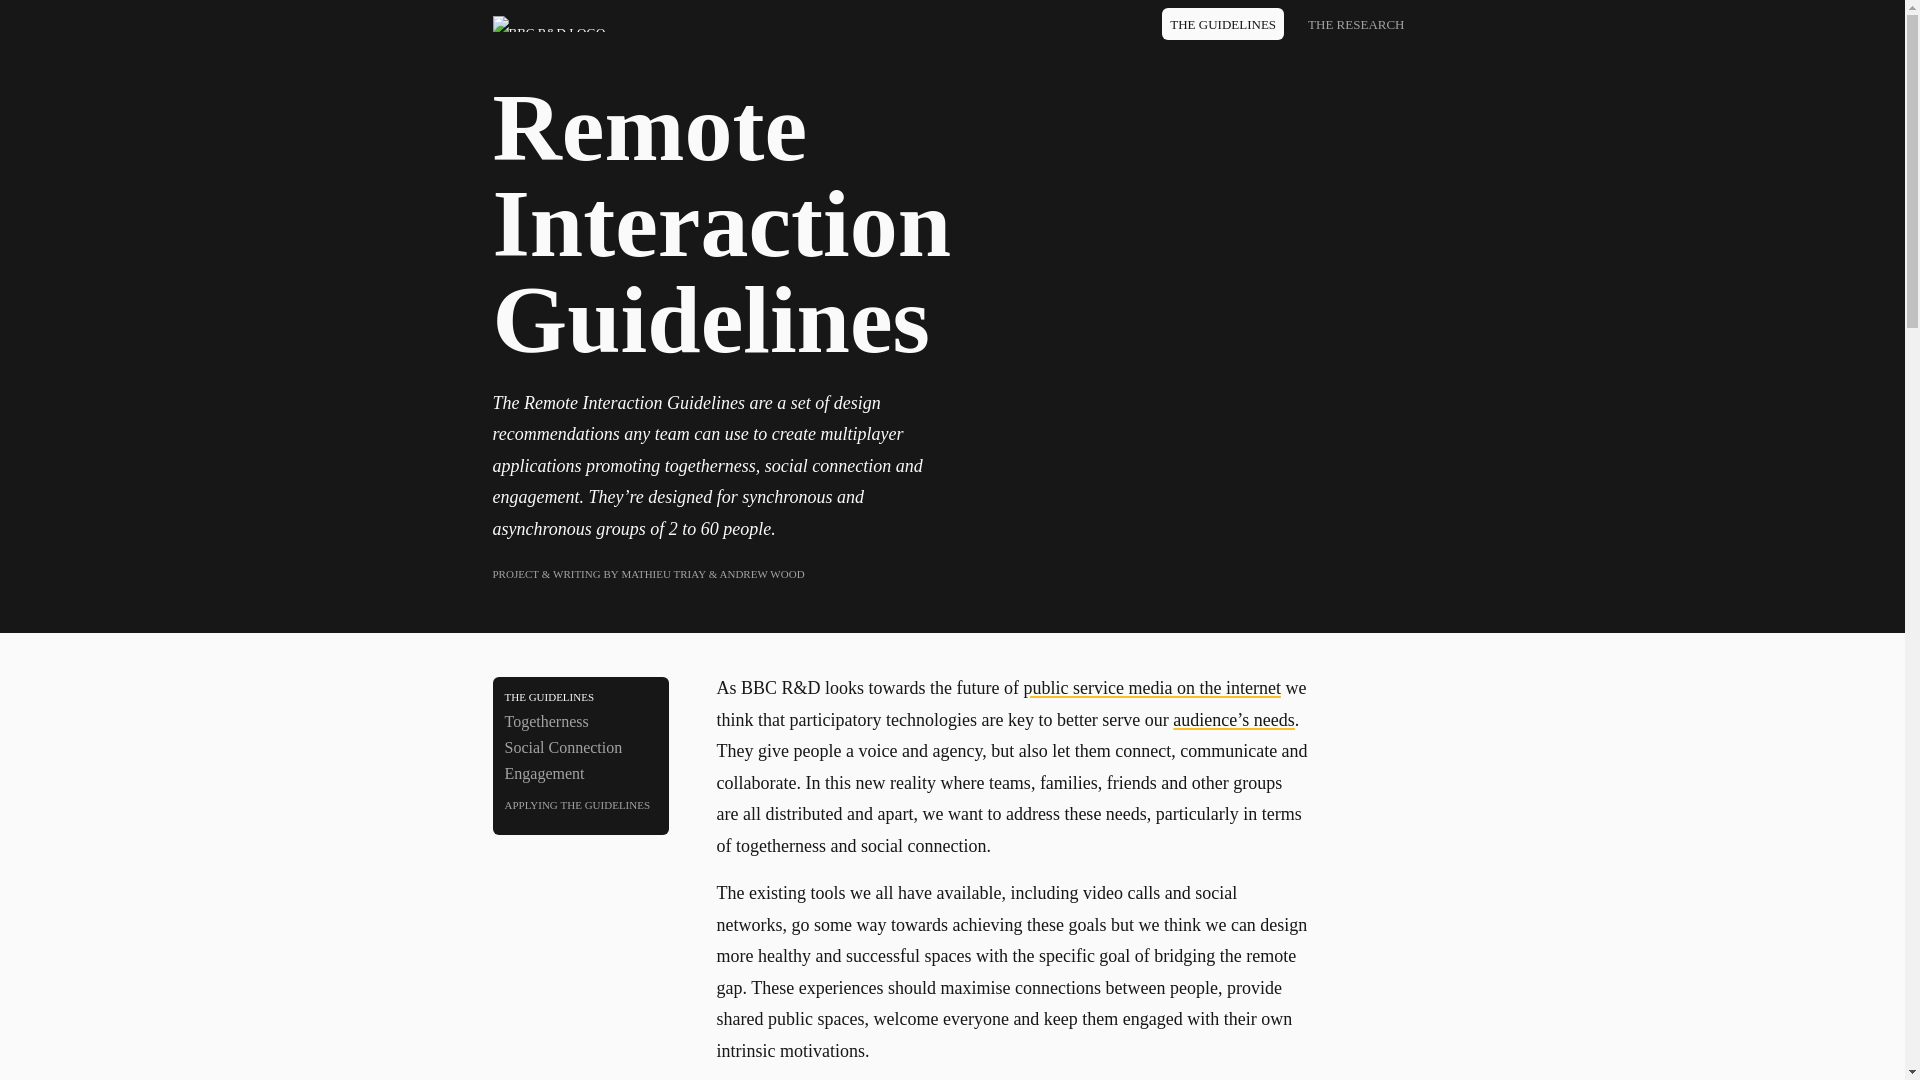 This screenshot has height=1080, width=1920. What do you see at coordinates (579, 694) in the screenshot?
I see `'The Guidelines'` at bounding box center [579, 694].